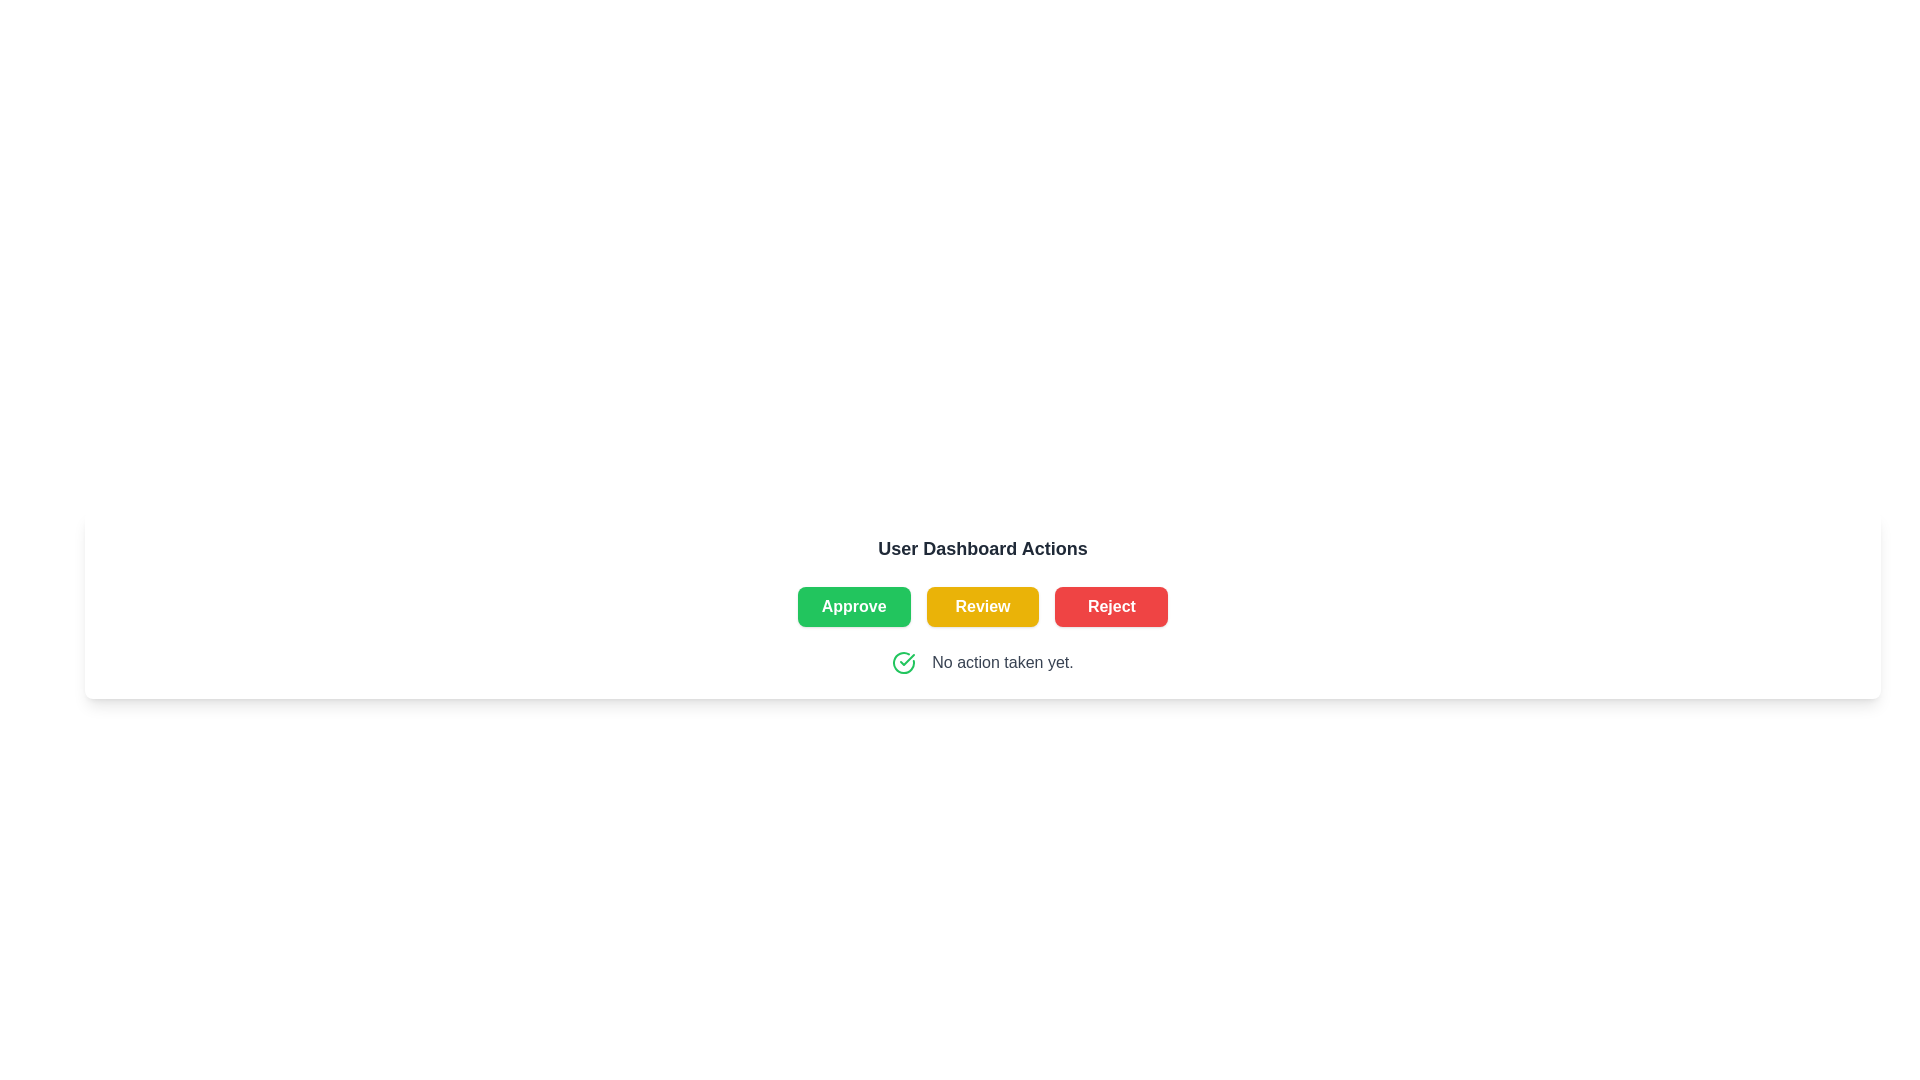 The image size is (1920, 1080). I want to click on the first button in a horizontal array of three buttons, located in the top left corner, so click(854, 605).